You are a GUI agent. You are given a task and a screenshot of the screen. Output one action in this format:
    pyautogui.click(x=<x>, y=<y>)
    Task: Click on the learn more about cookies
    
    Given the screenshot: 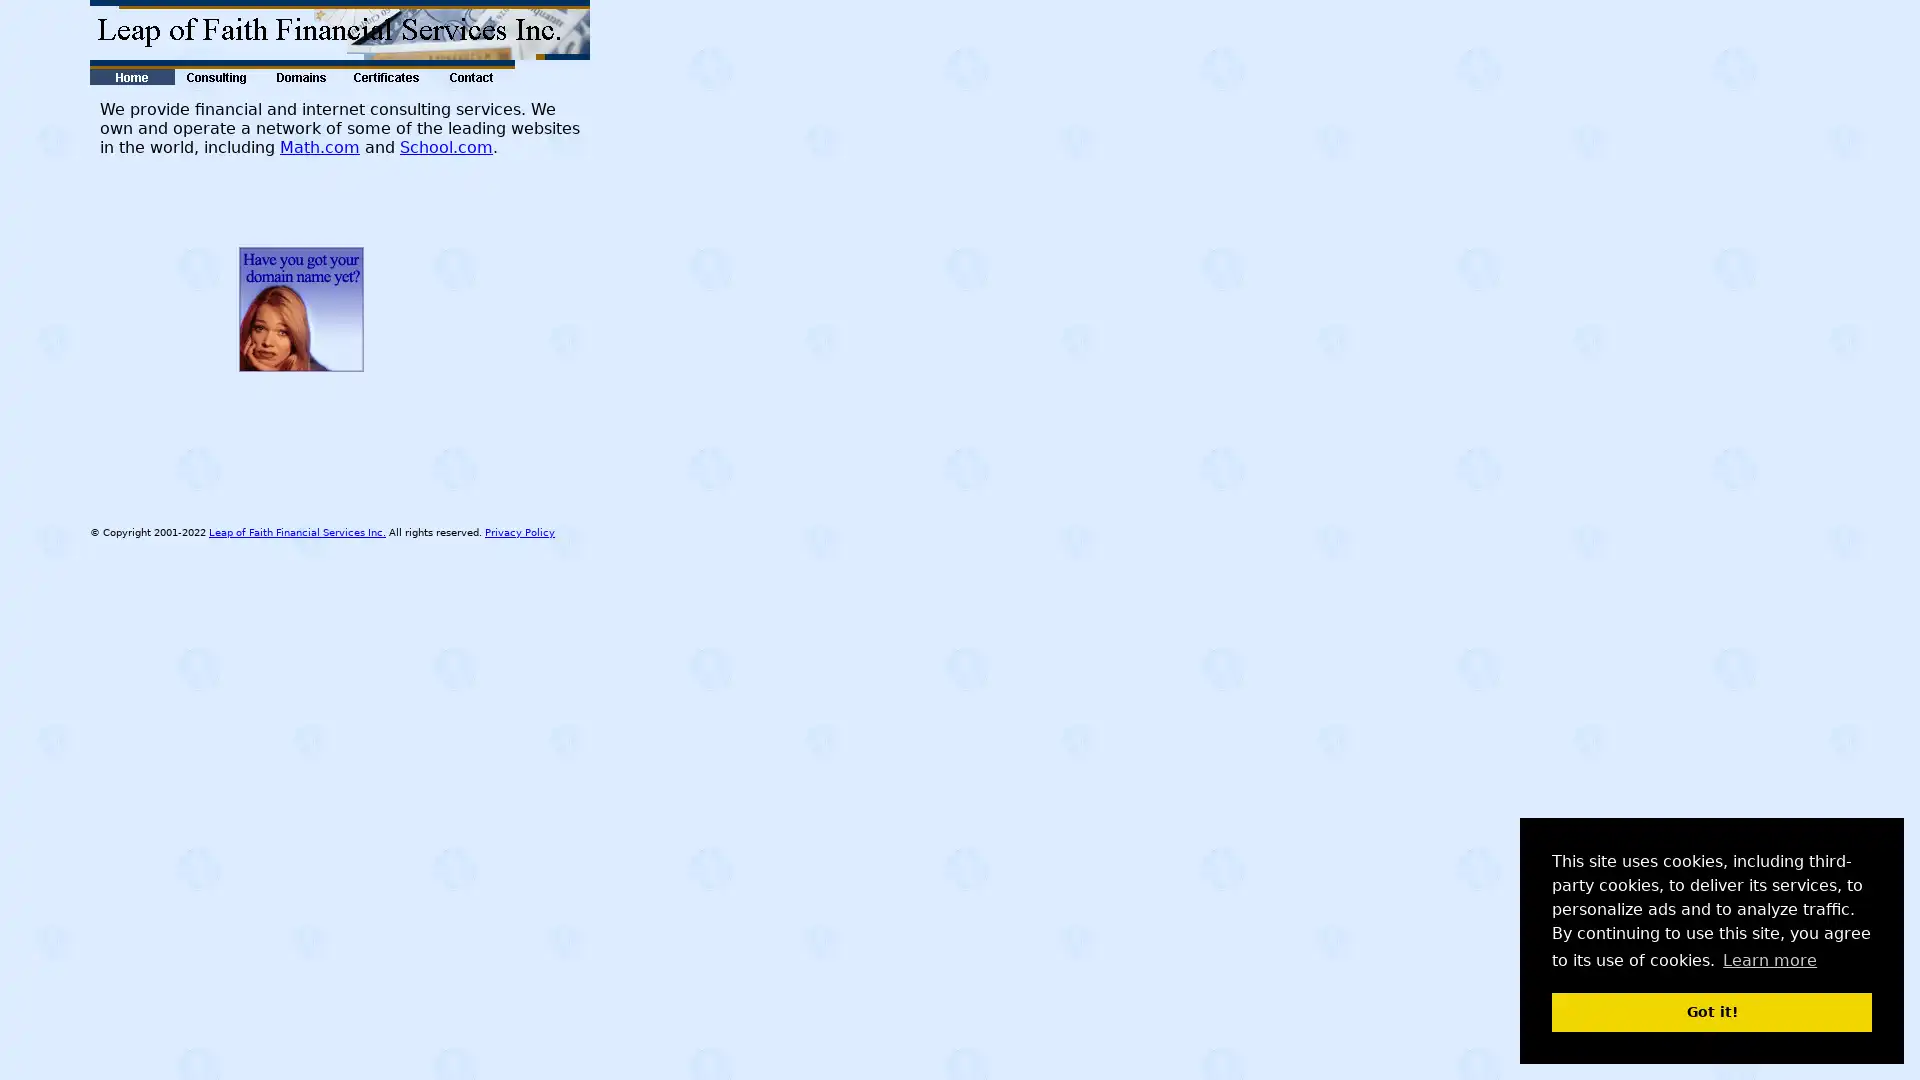 What is the action you would take?
    pyautogui.click(x=1770, y=959)
    